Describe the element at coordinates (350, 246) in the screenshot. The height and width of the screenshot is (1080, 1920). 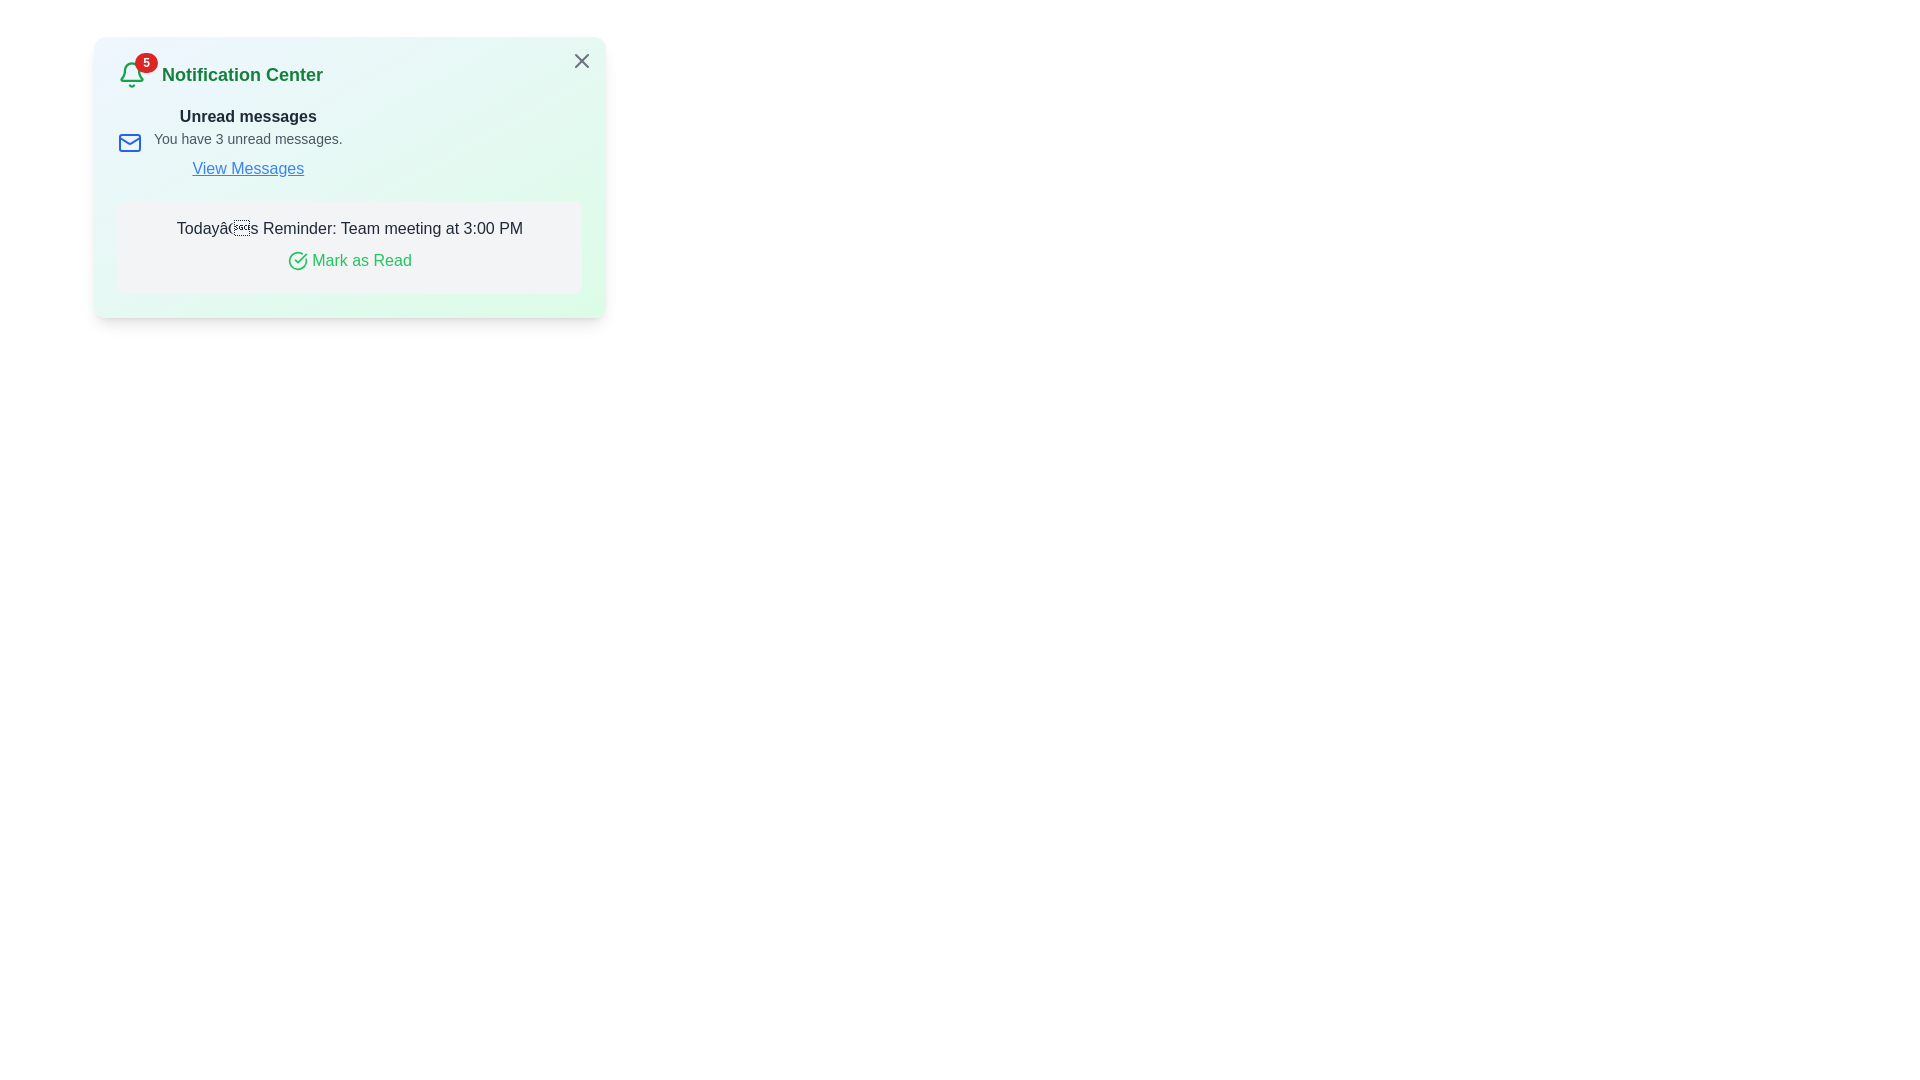
I see `the 'Mark as Read' button on the notification card that informs about a scheduled team meeting, located in the second section below the 'Unread messages' heading` at that location.